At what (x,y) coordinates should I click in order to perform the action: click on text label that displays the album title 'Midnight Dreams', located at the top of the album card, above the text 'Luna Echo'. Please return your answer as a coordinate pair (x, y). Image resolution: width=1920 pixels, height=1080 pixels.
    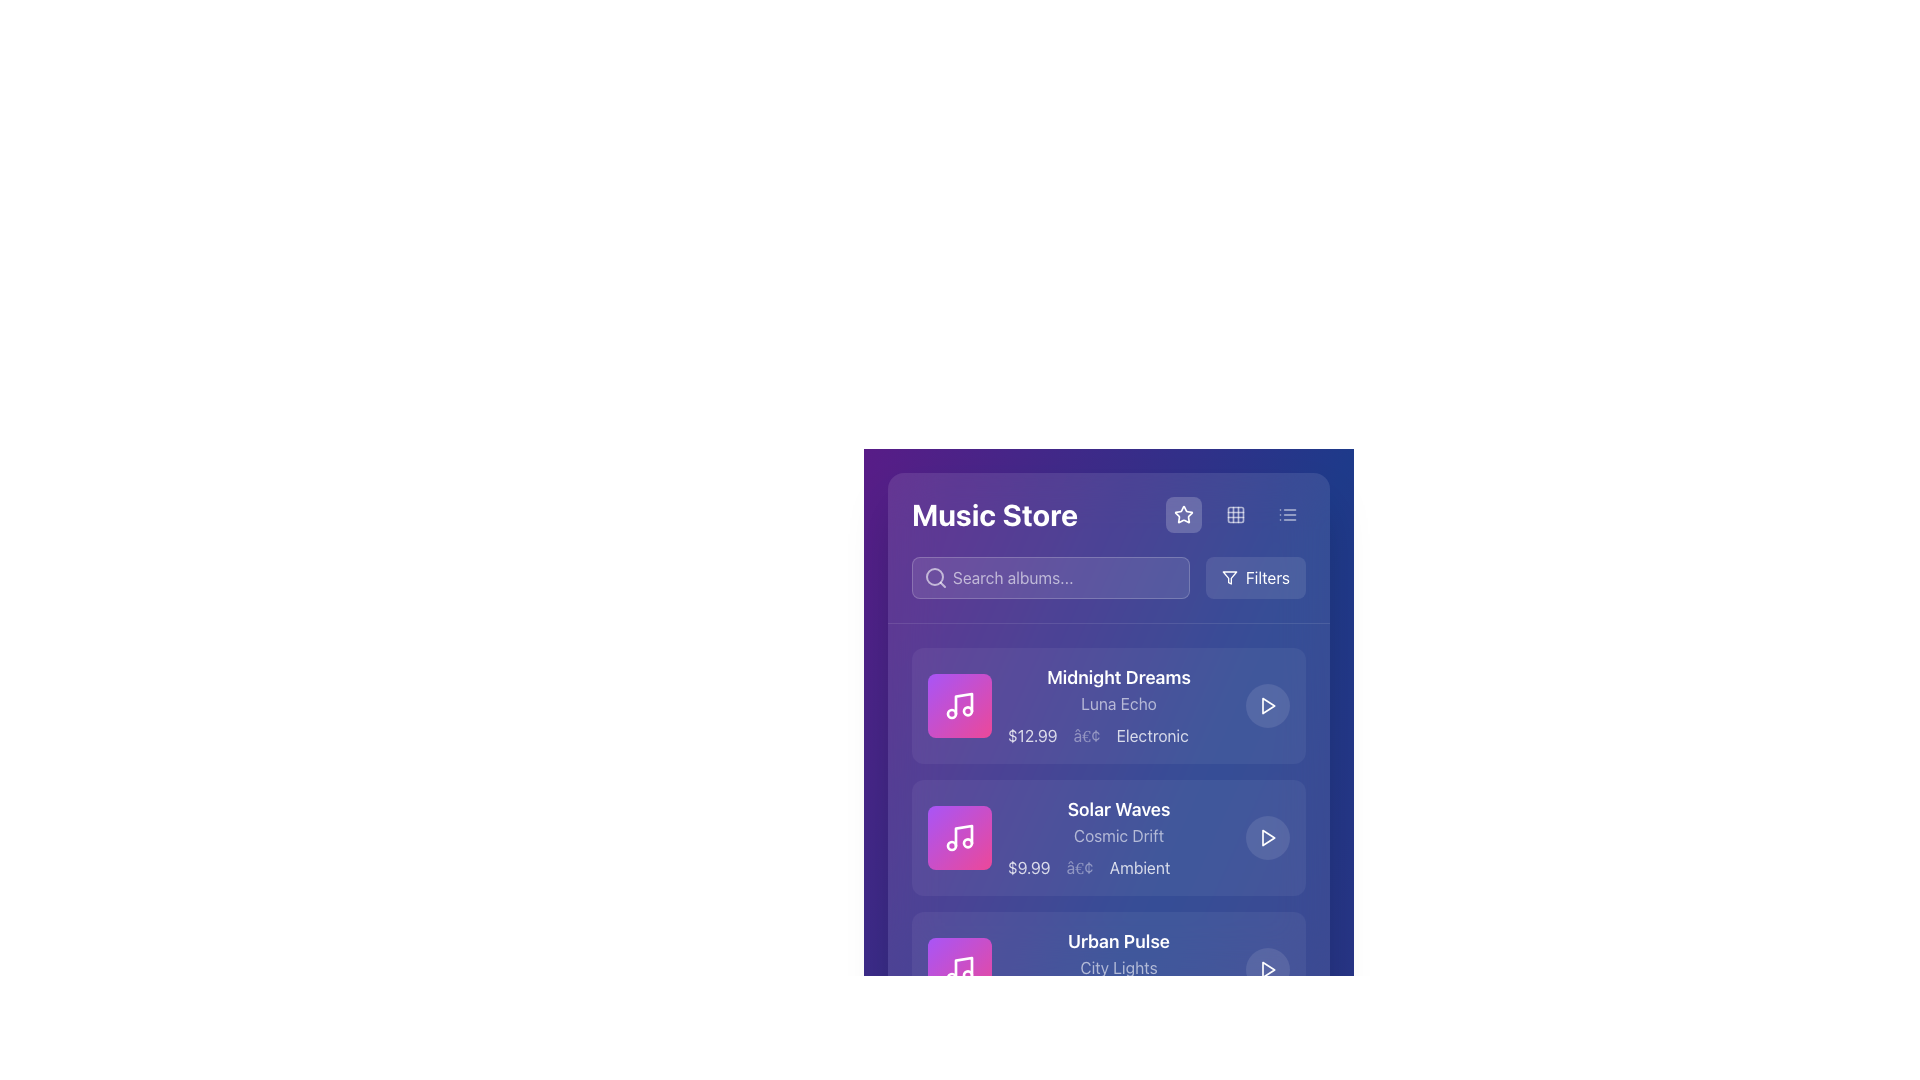
    Looking at the image, I should click on (1117, 677).